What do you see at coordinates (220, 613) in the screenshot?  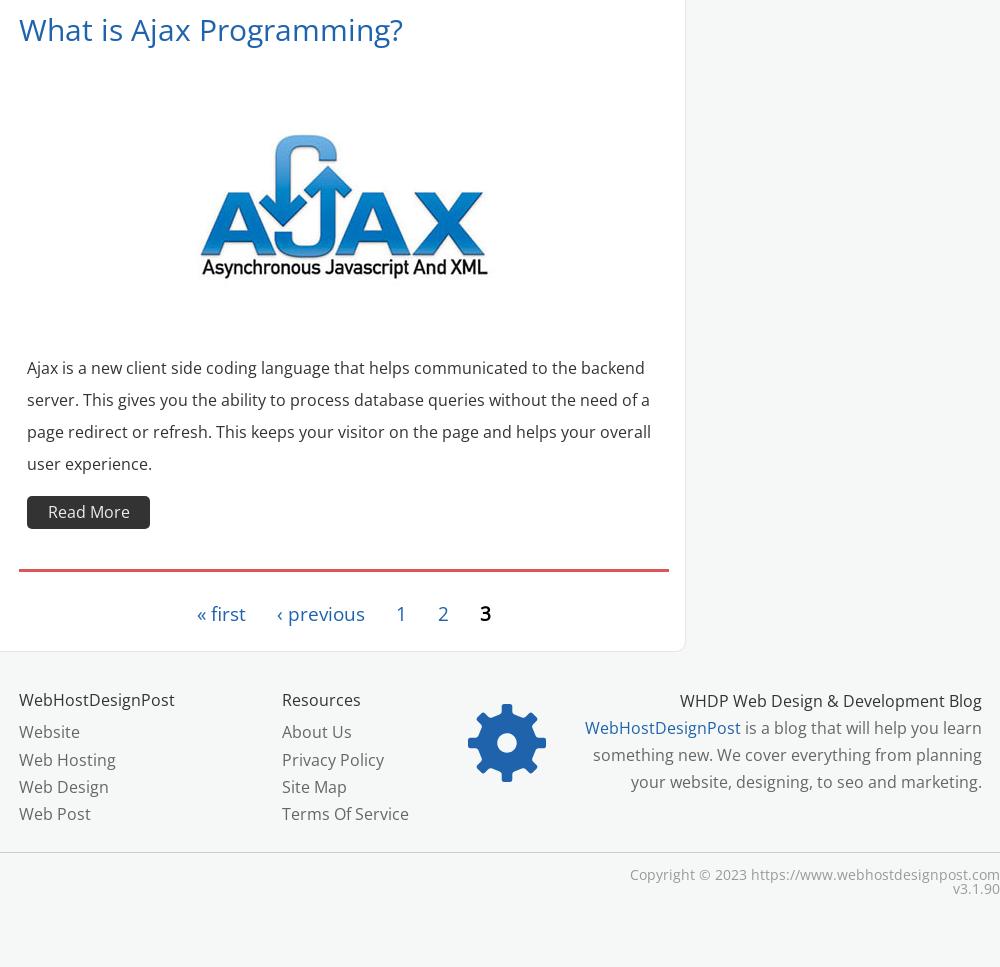 I see `'« first'` at bounding box center [220, 613].